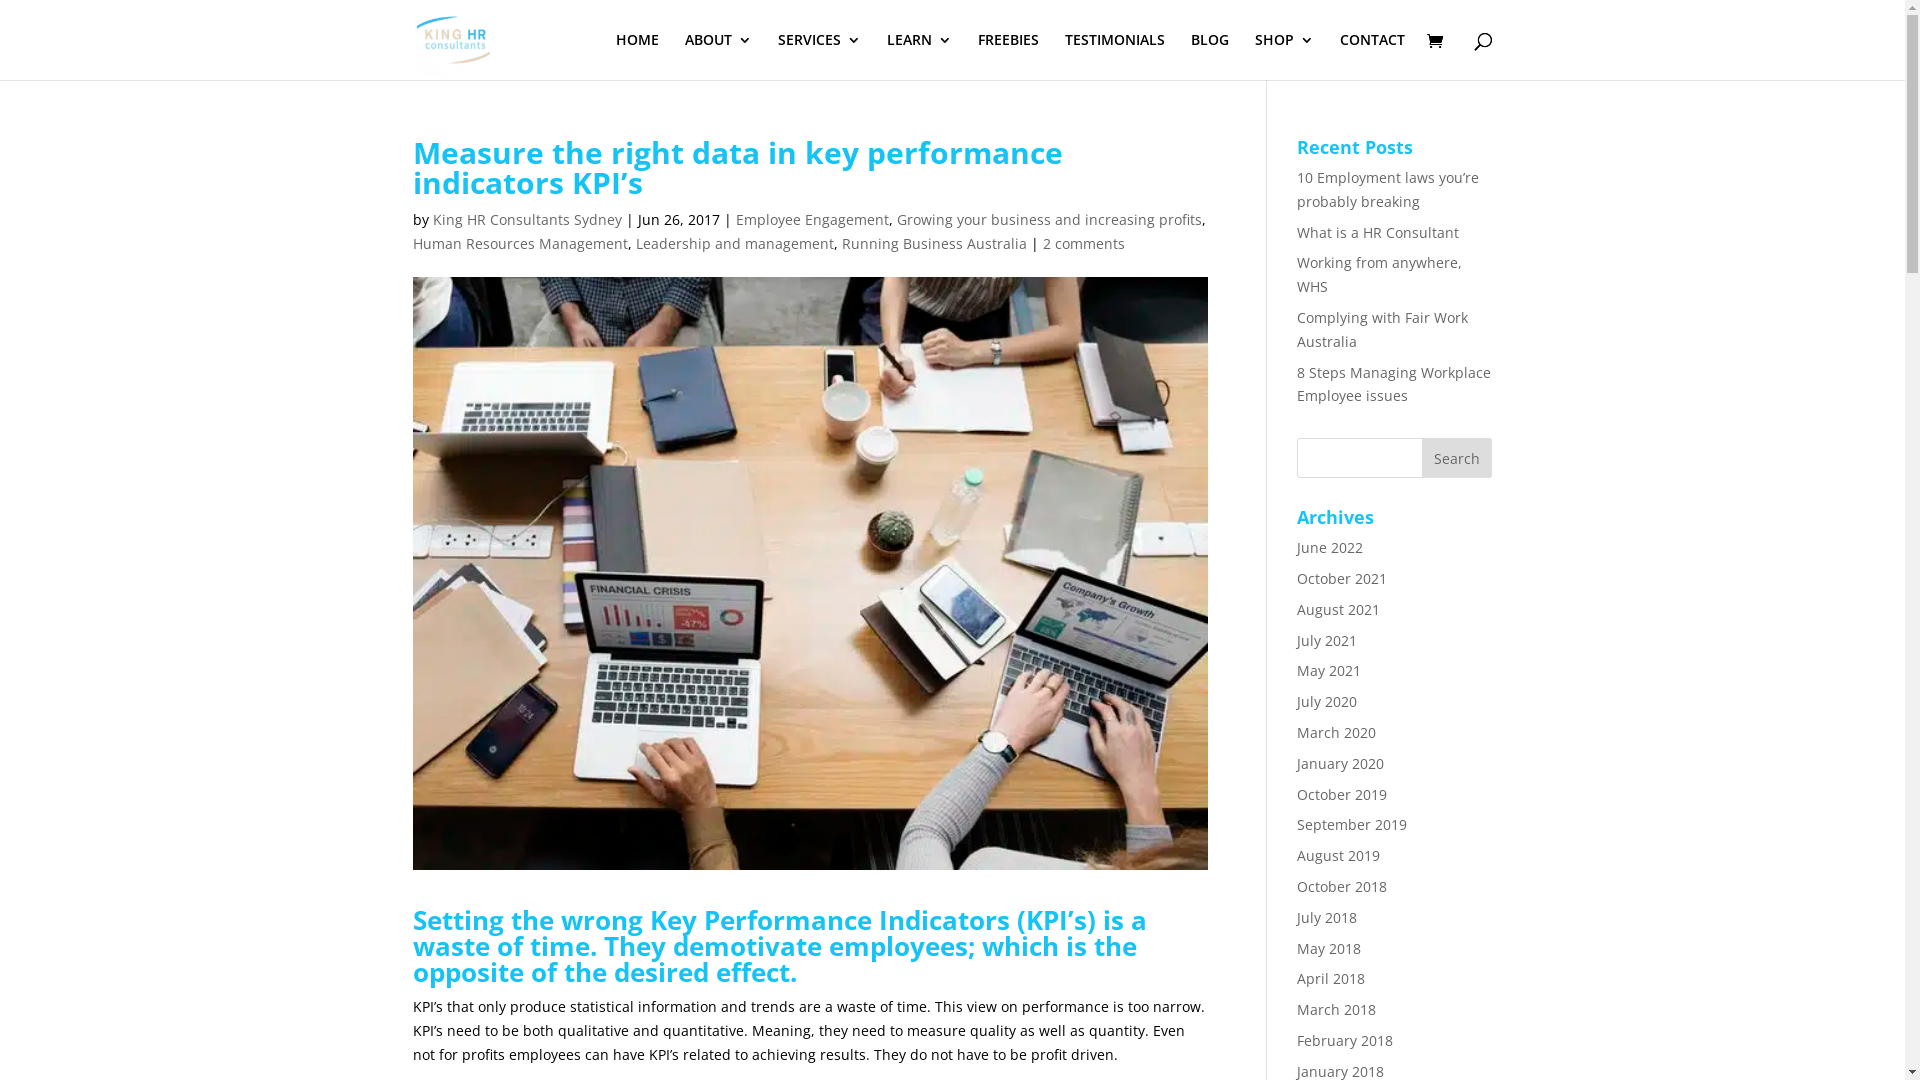  Describe the element at coordinates (1342, 578) in the screenshot. I see `'October 2021'` at that location.